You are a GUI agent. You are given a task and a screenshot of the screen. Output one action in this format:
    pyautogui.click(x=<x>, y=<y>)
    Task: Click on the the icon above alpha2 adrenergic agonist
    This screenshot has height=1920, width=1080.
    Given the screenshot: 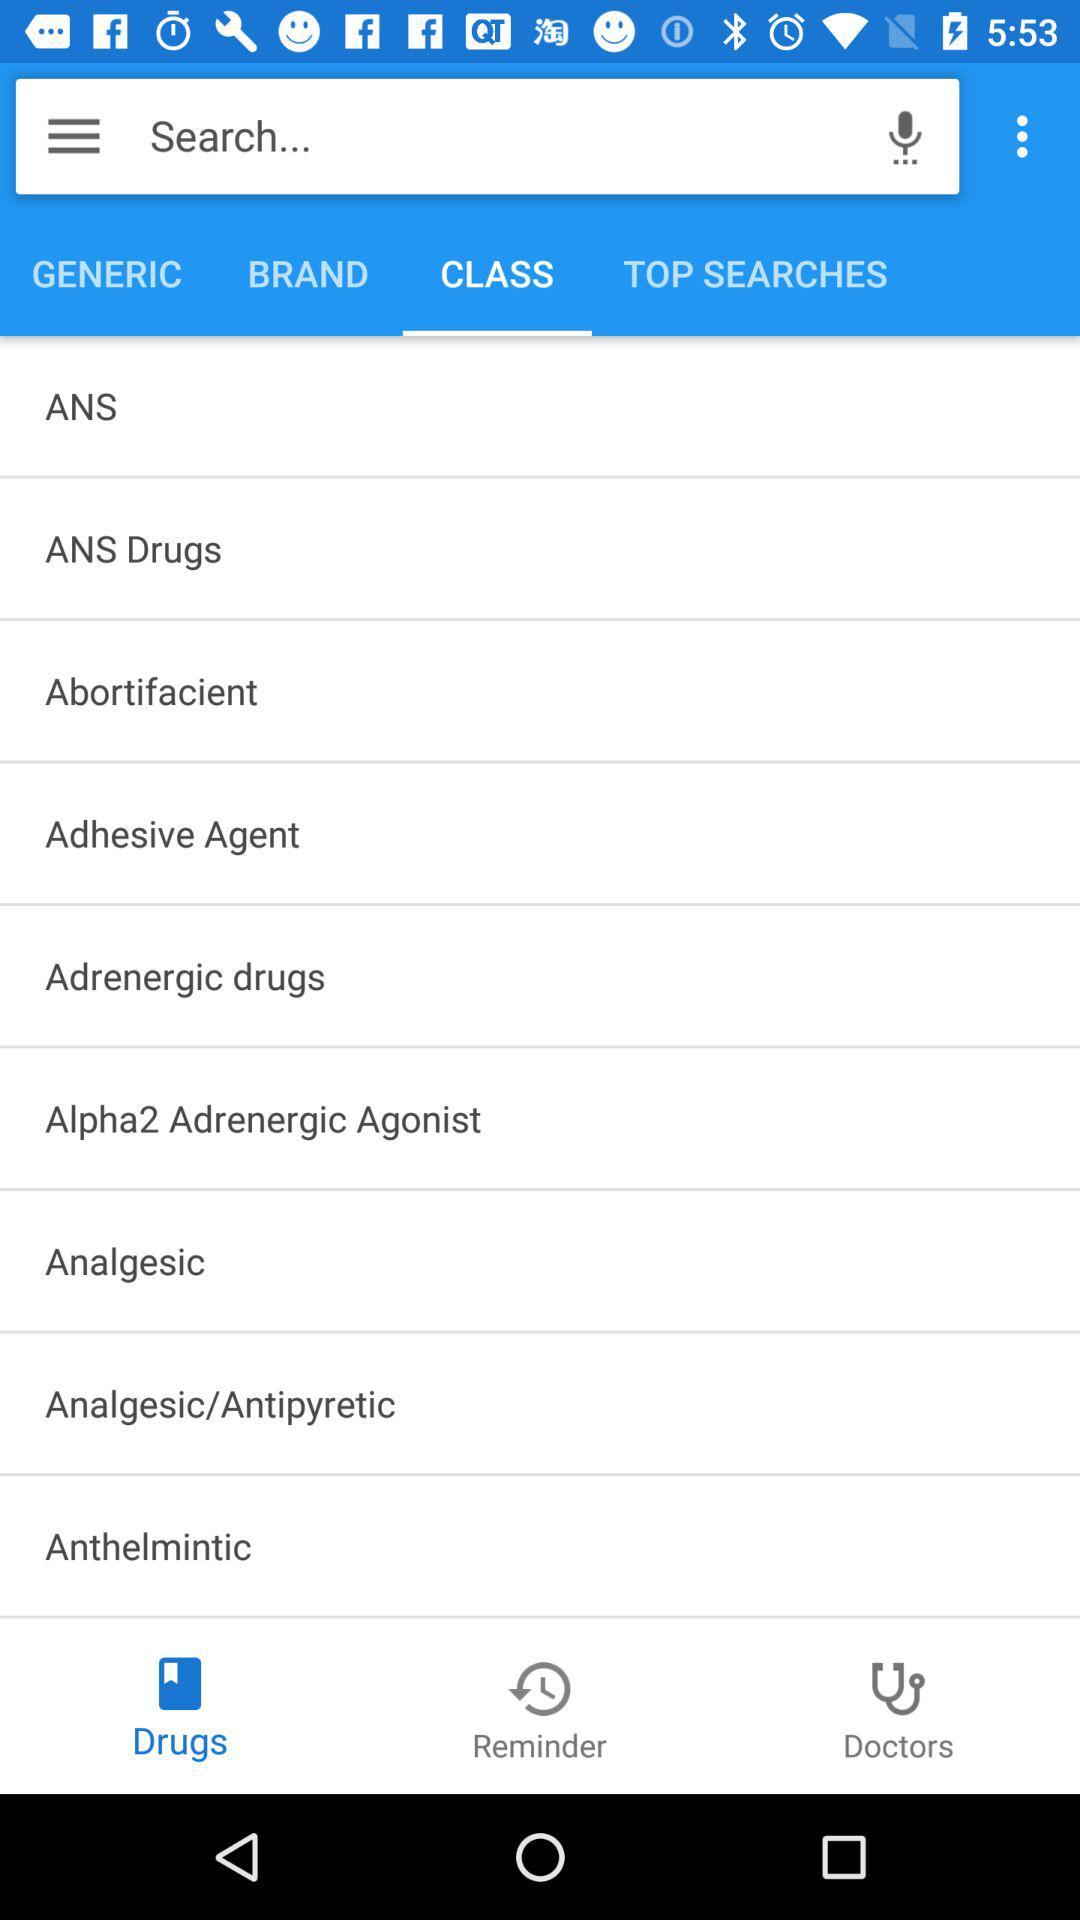 What is the action you would take?
    pyautogui.click(x=540, y=975)
    